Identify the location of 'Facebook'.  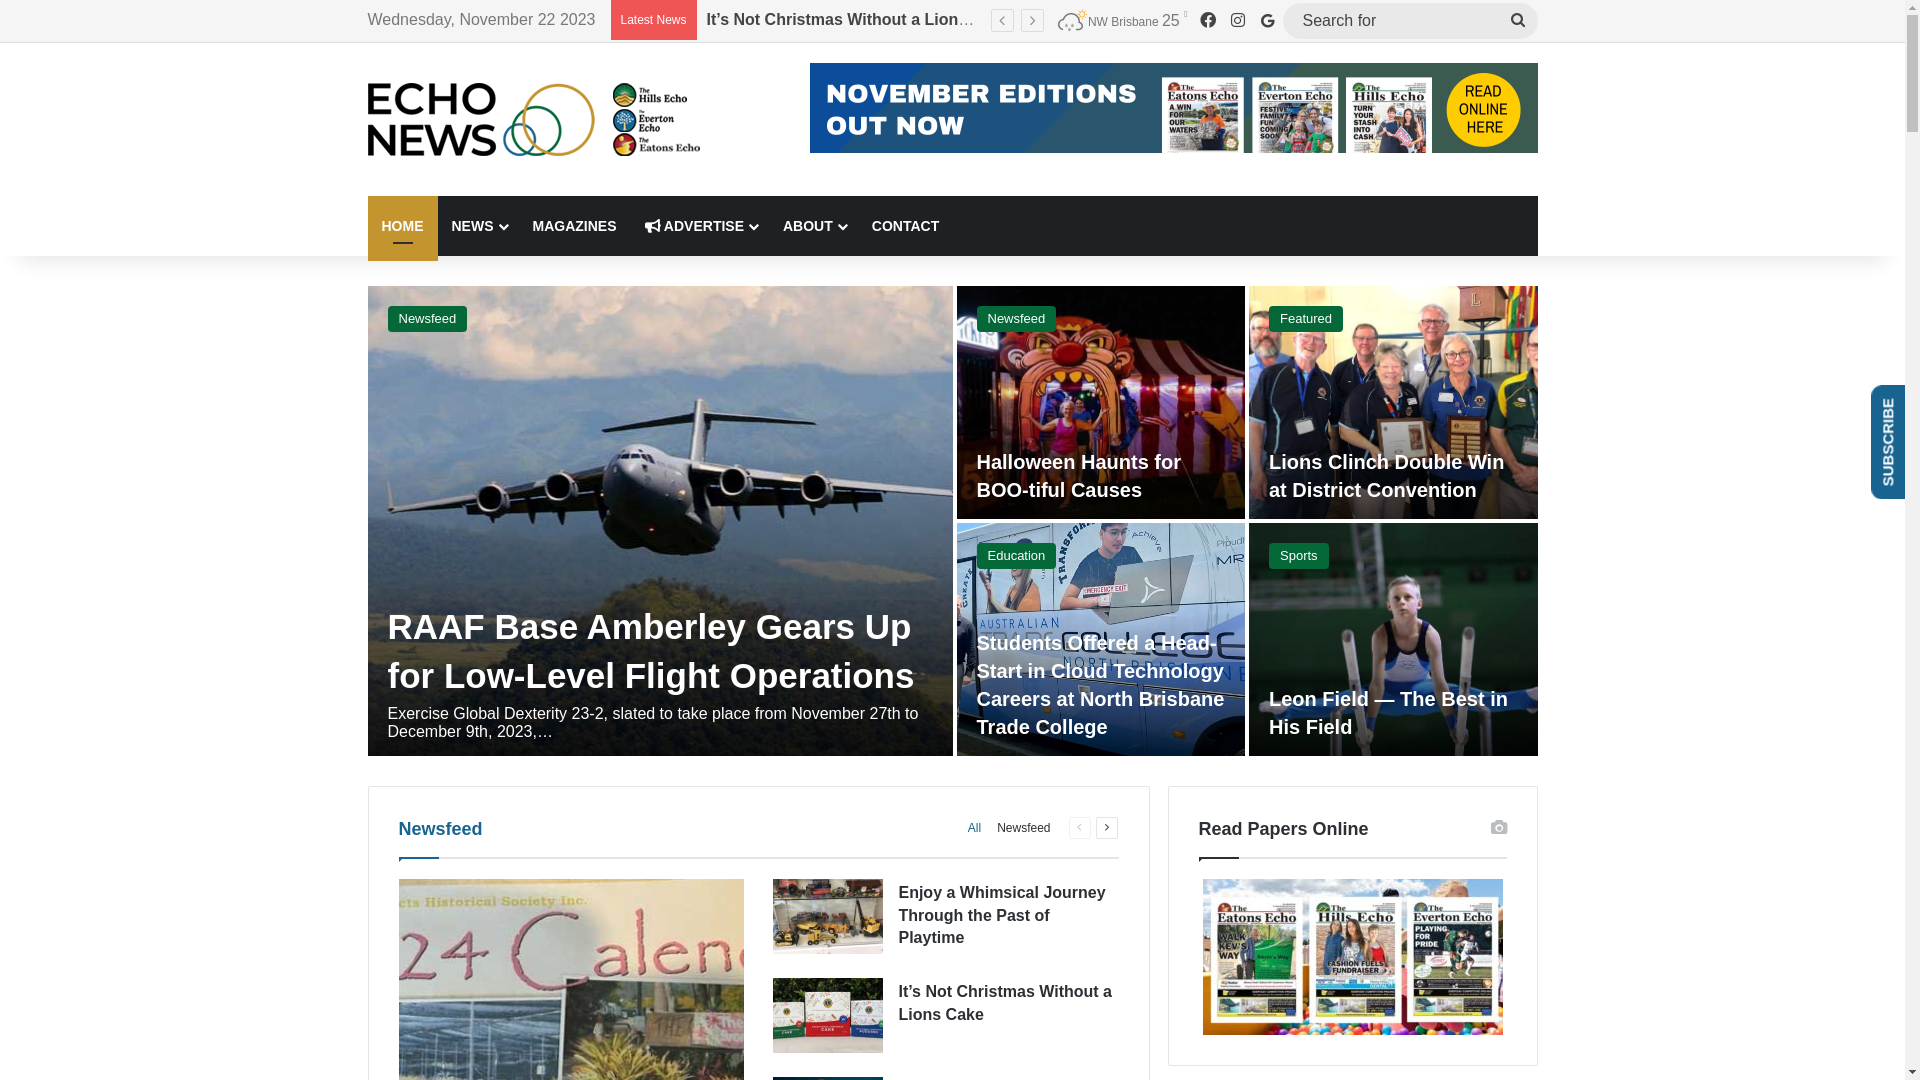
(1205, 20).